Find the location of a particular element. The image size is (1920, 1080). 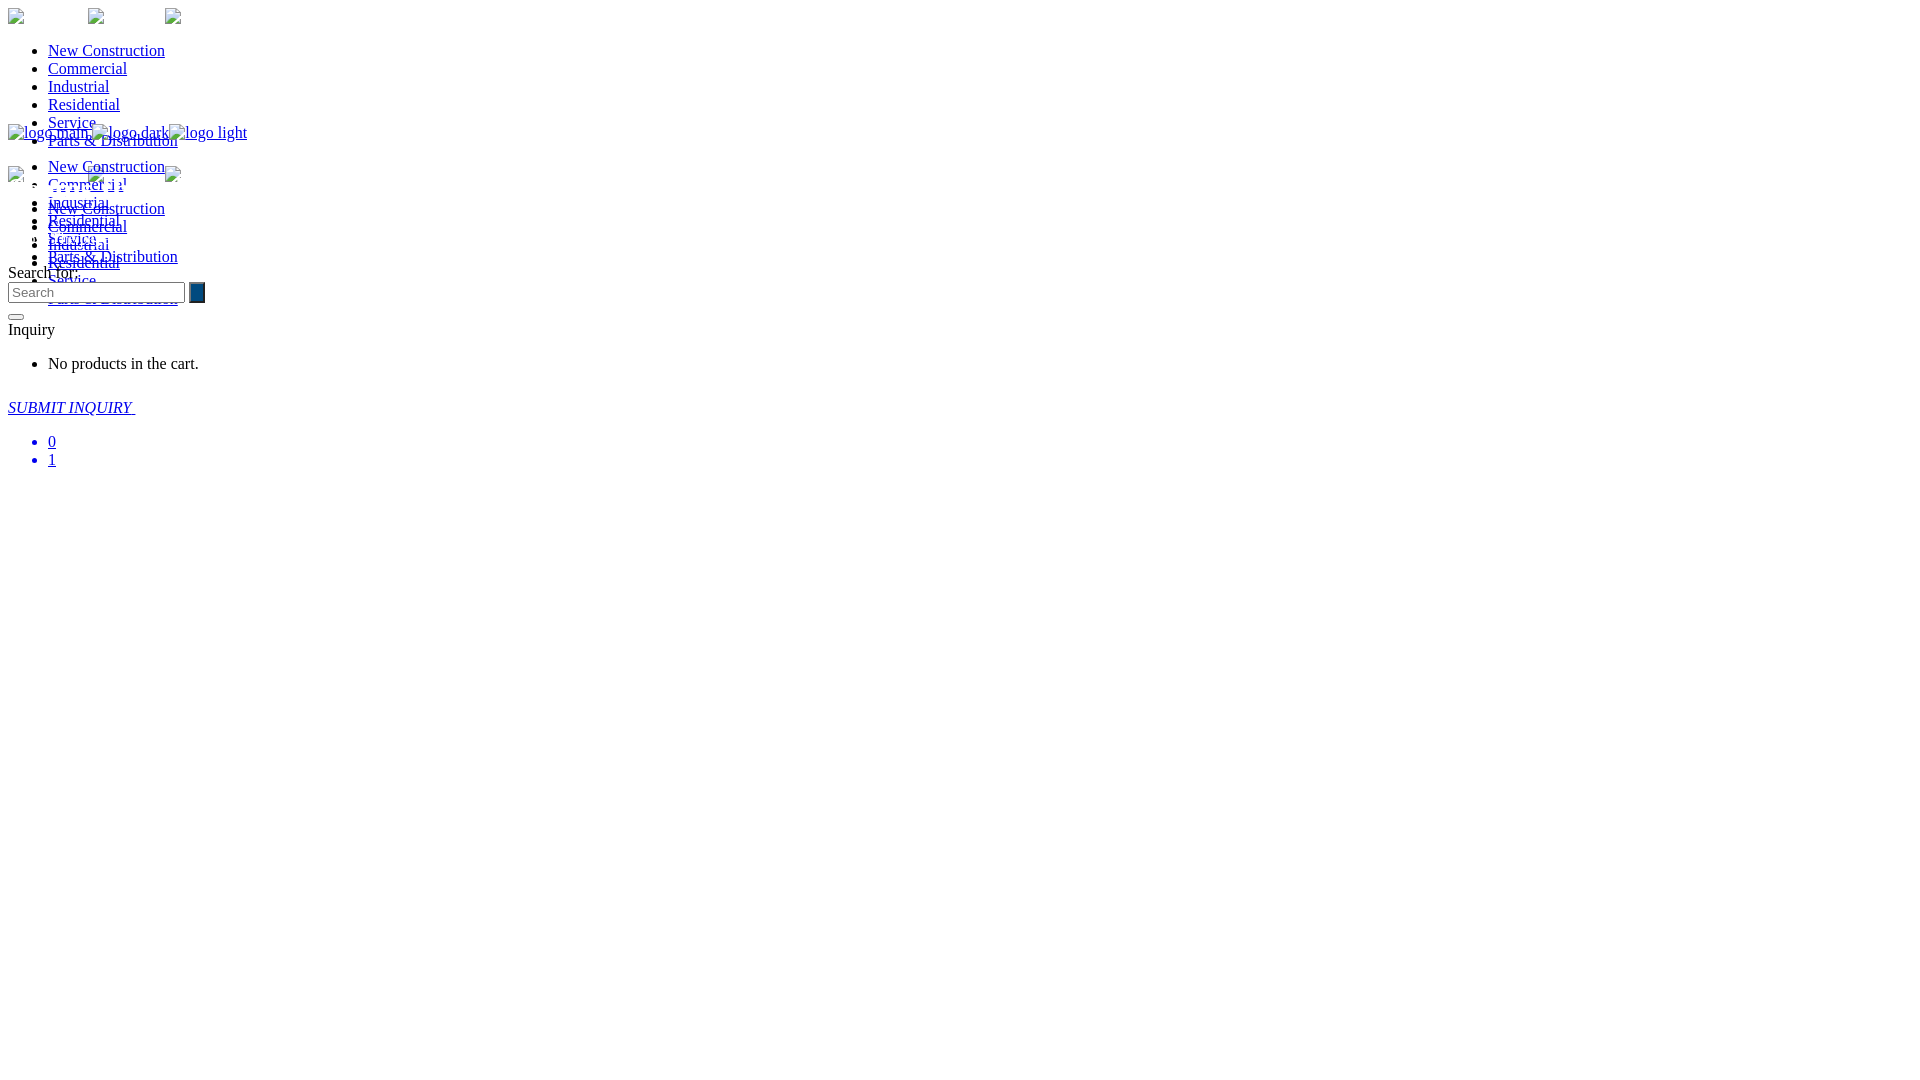

'Parts & Distribution' is located at coordinates (112, 255).